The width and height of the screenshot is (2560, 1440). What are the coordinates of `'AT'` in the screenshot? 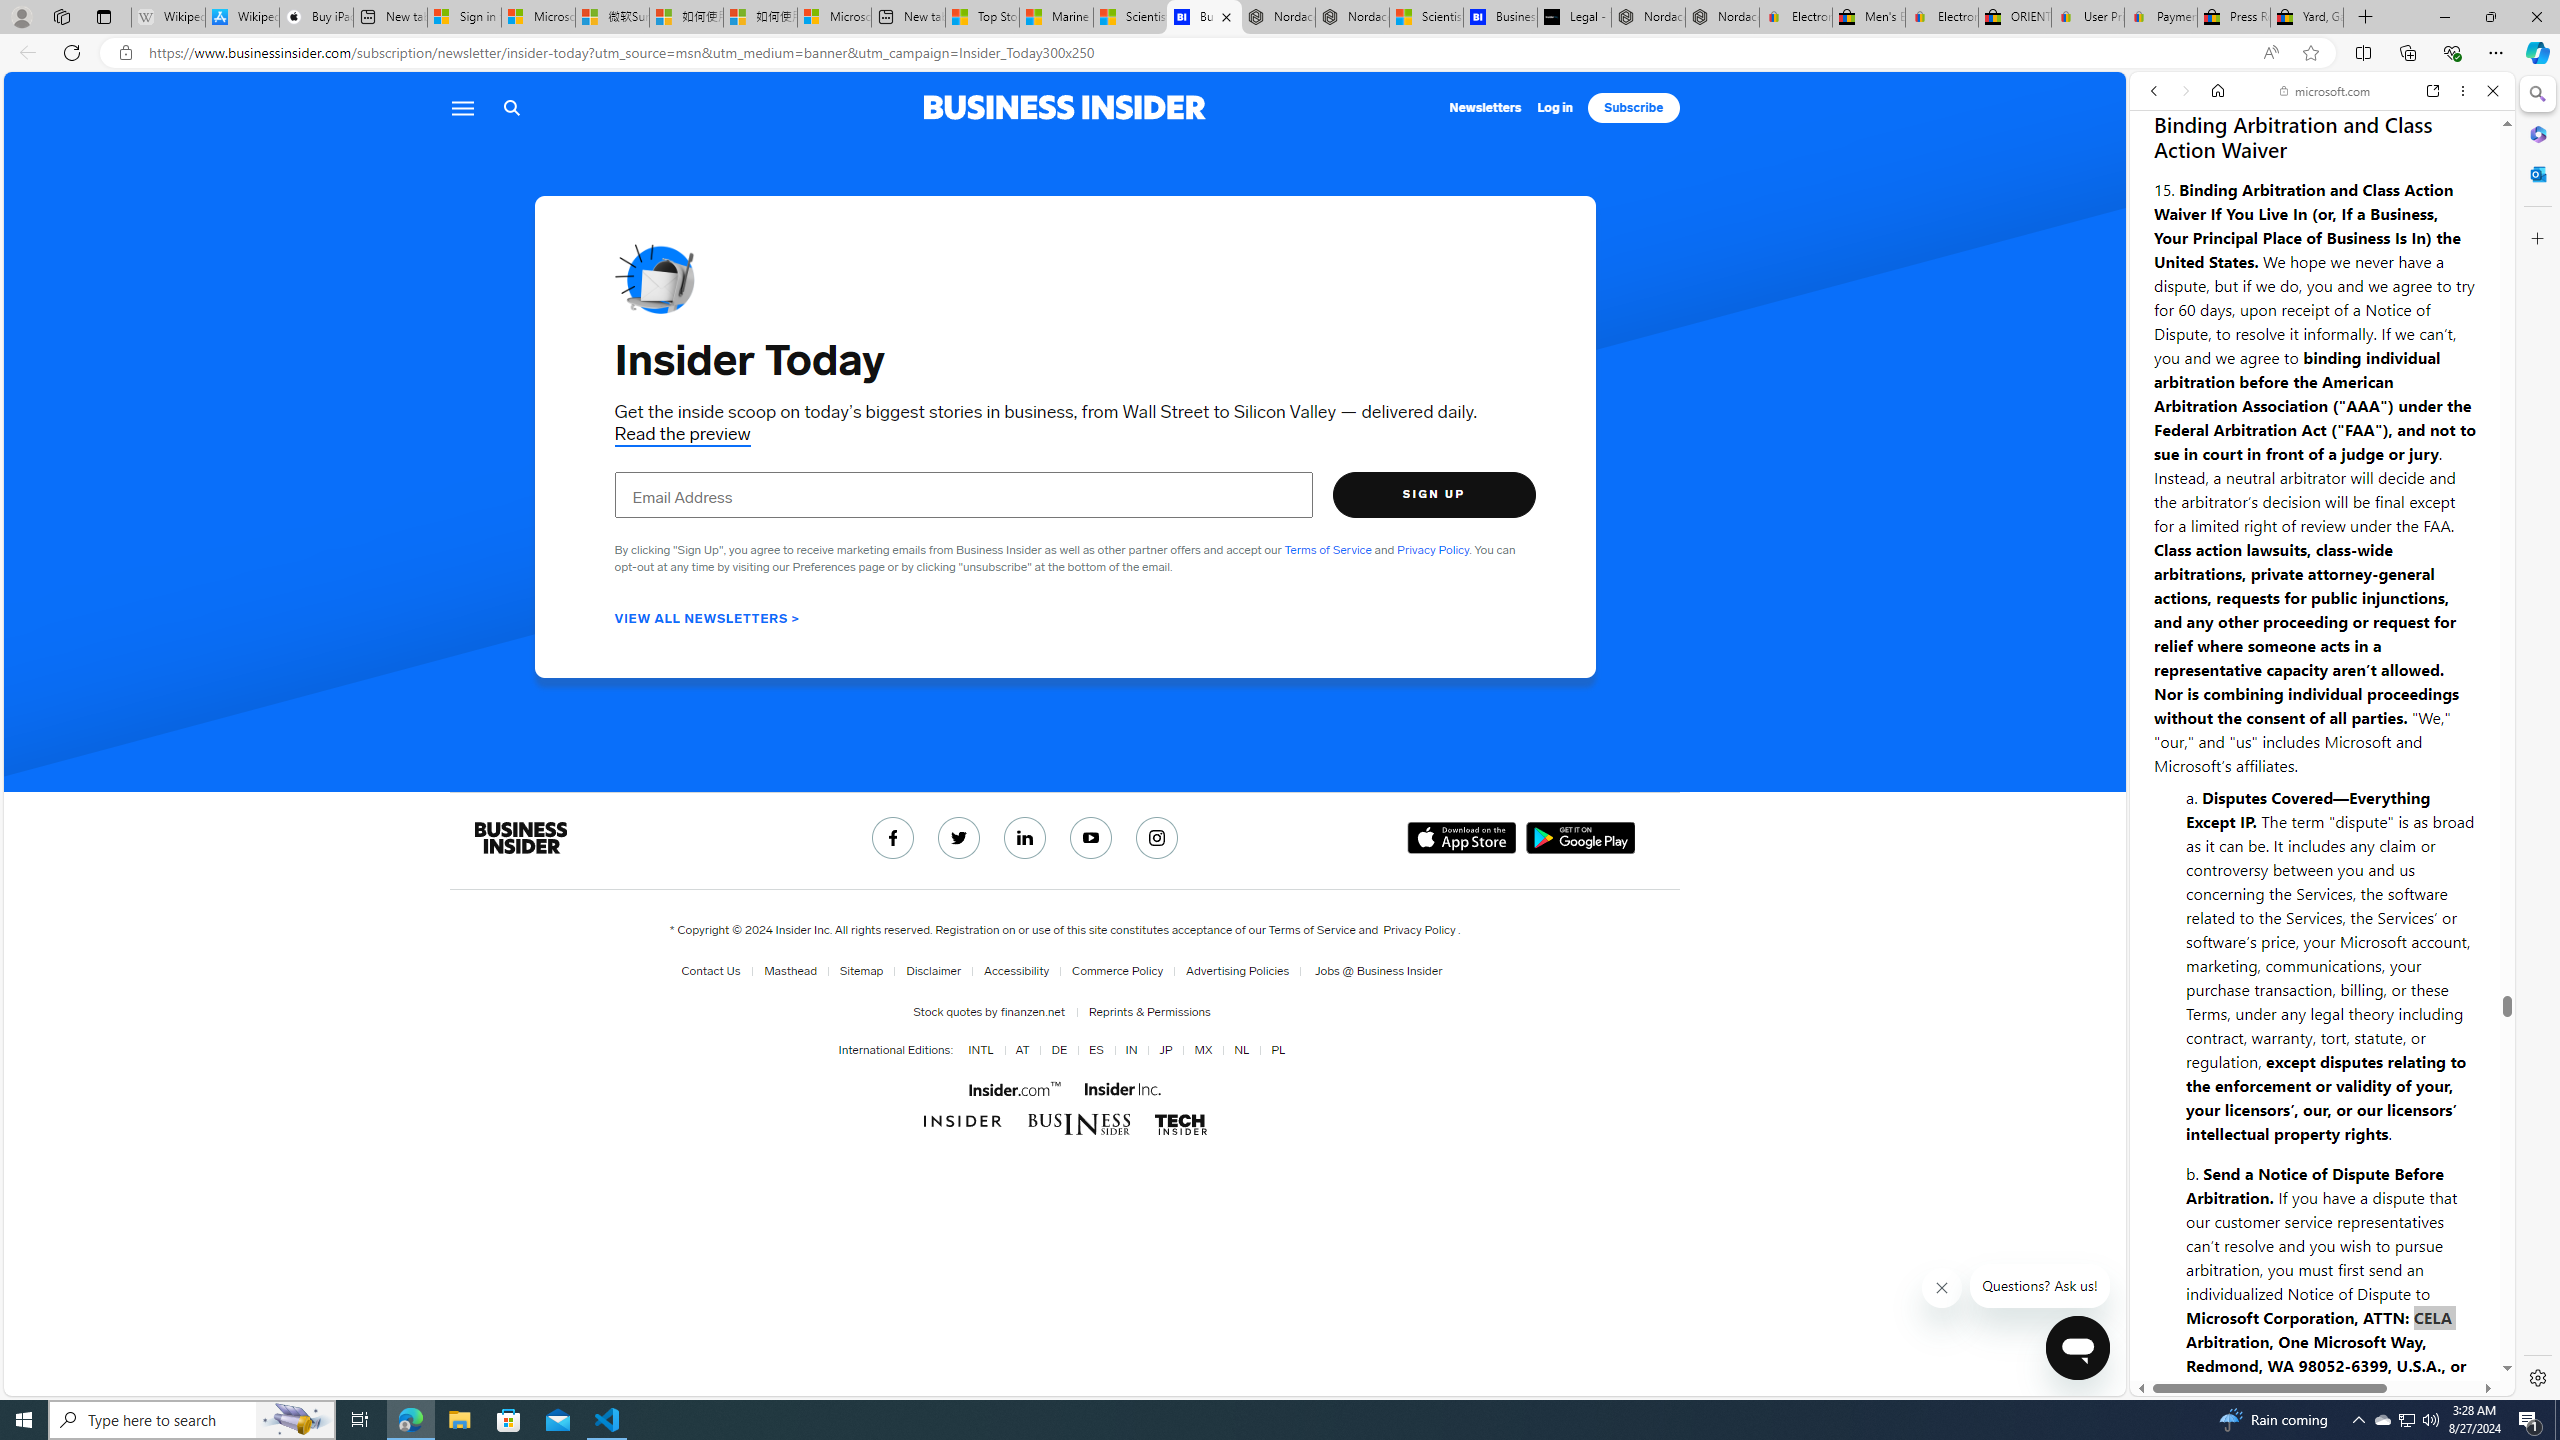 It's located at (1018, 1049).